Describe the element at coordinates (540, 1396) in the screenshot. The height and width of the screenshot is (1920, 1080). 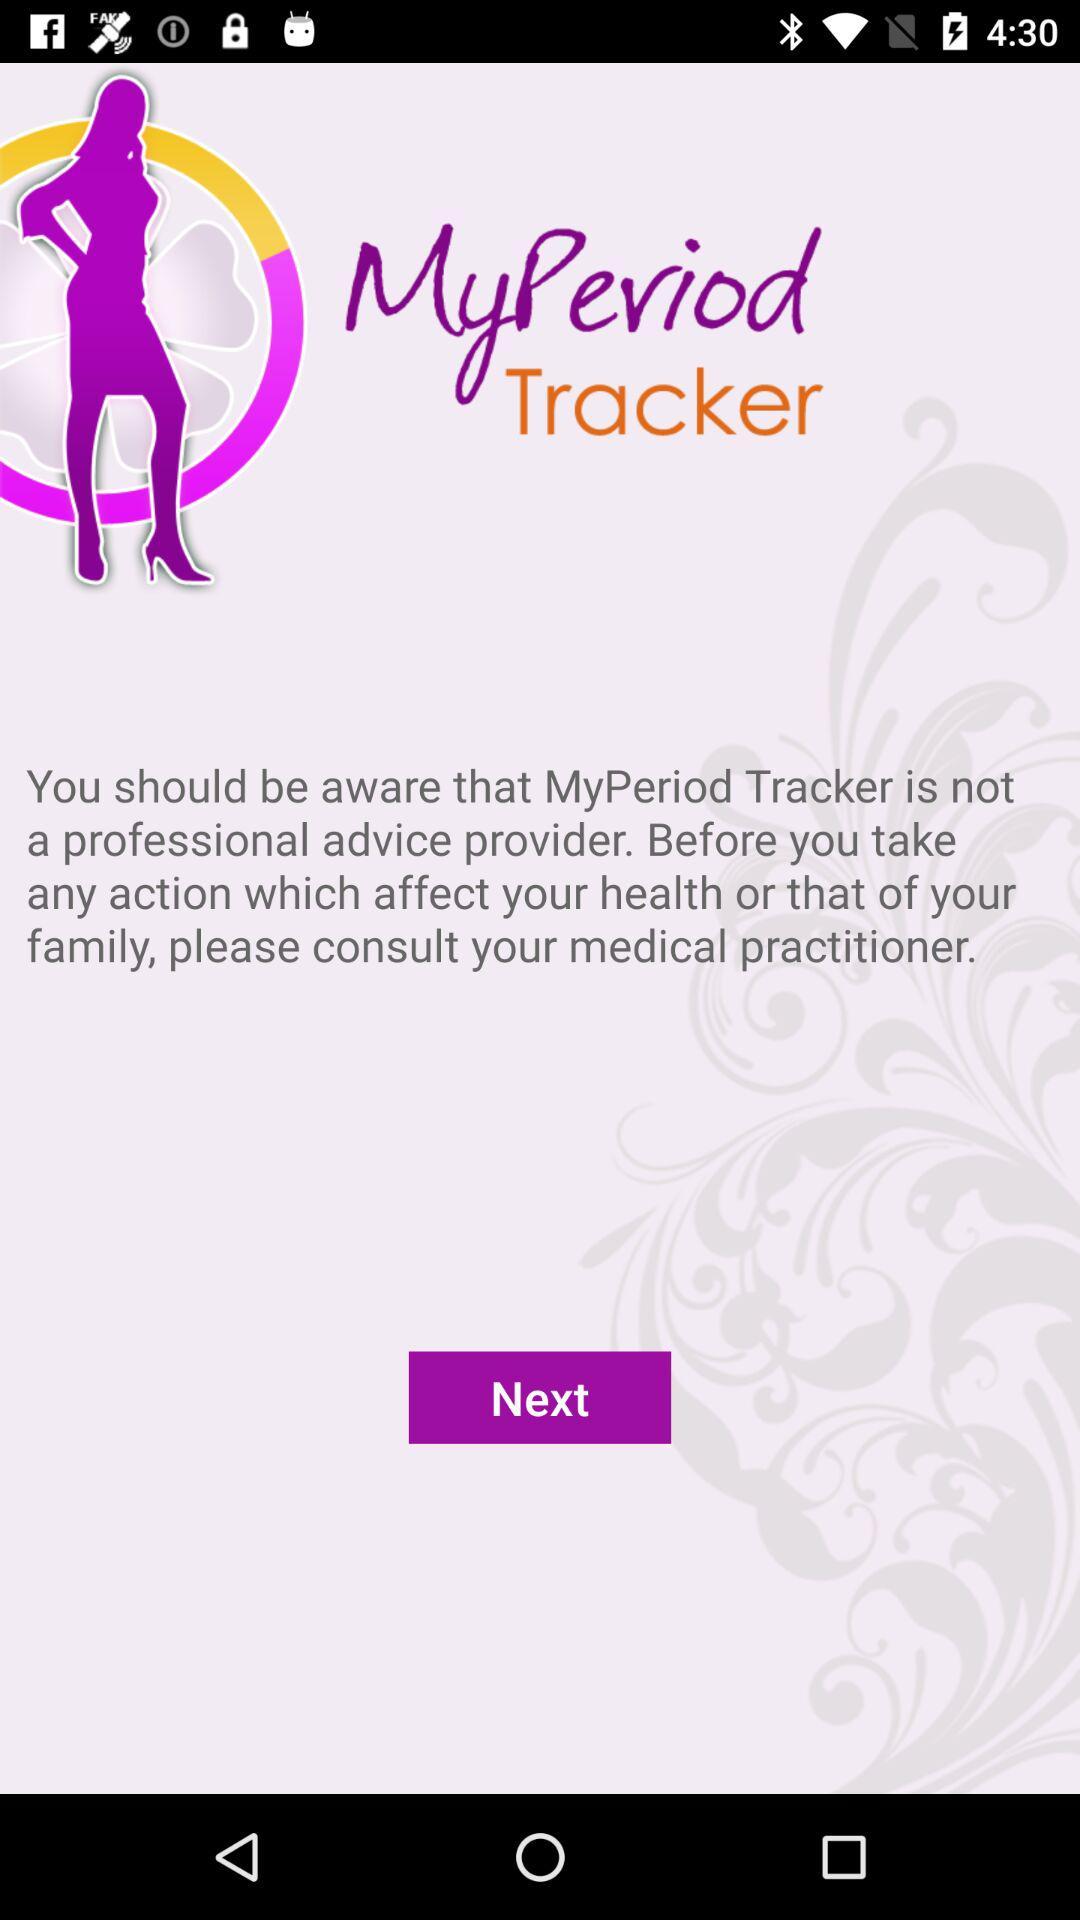
I see `icon below you should be app` at that location.